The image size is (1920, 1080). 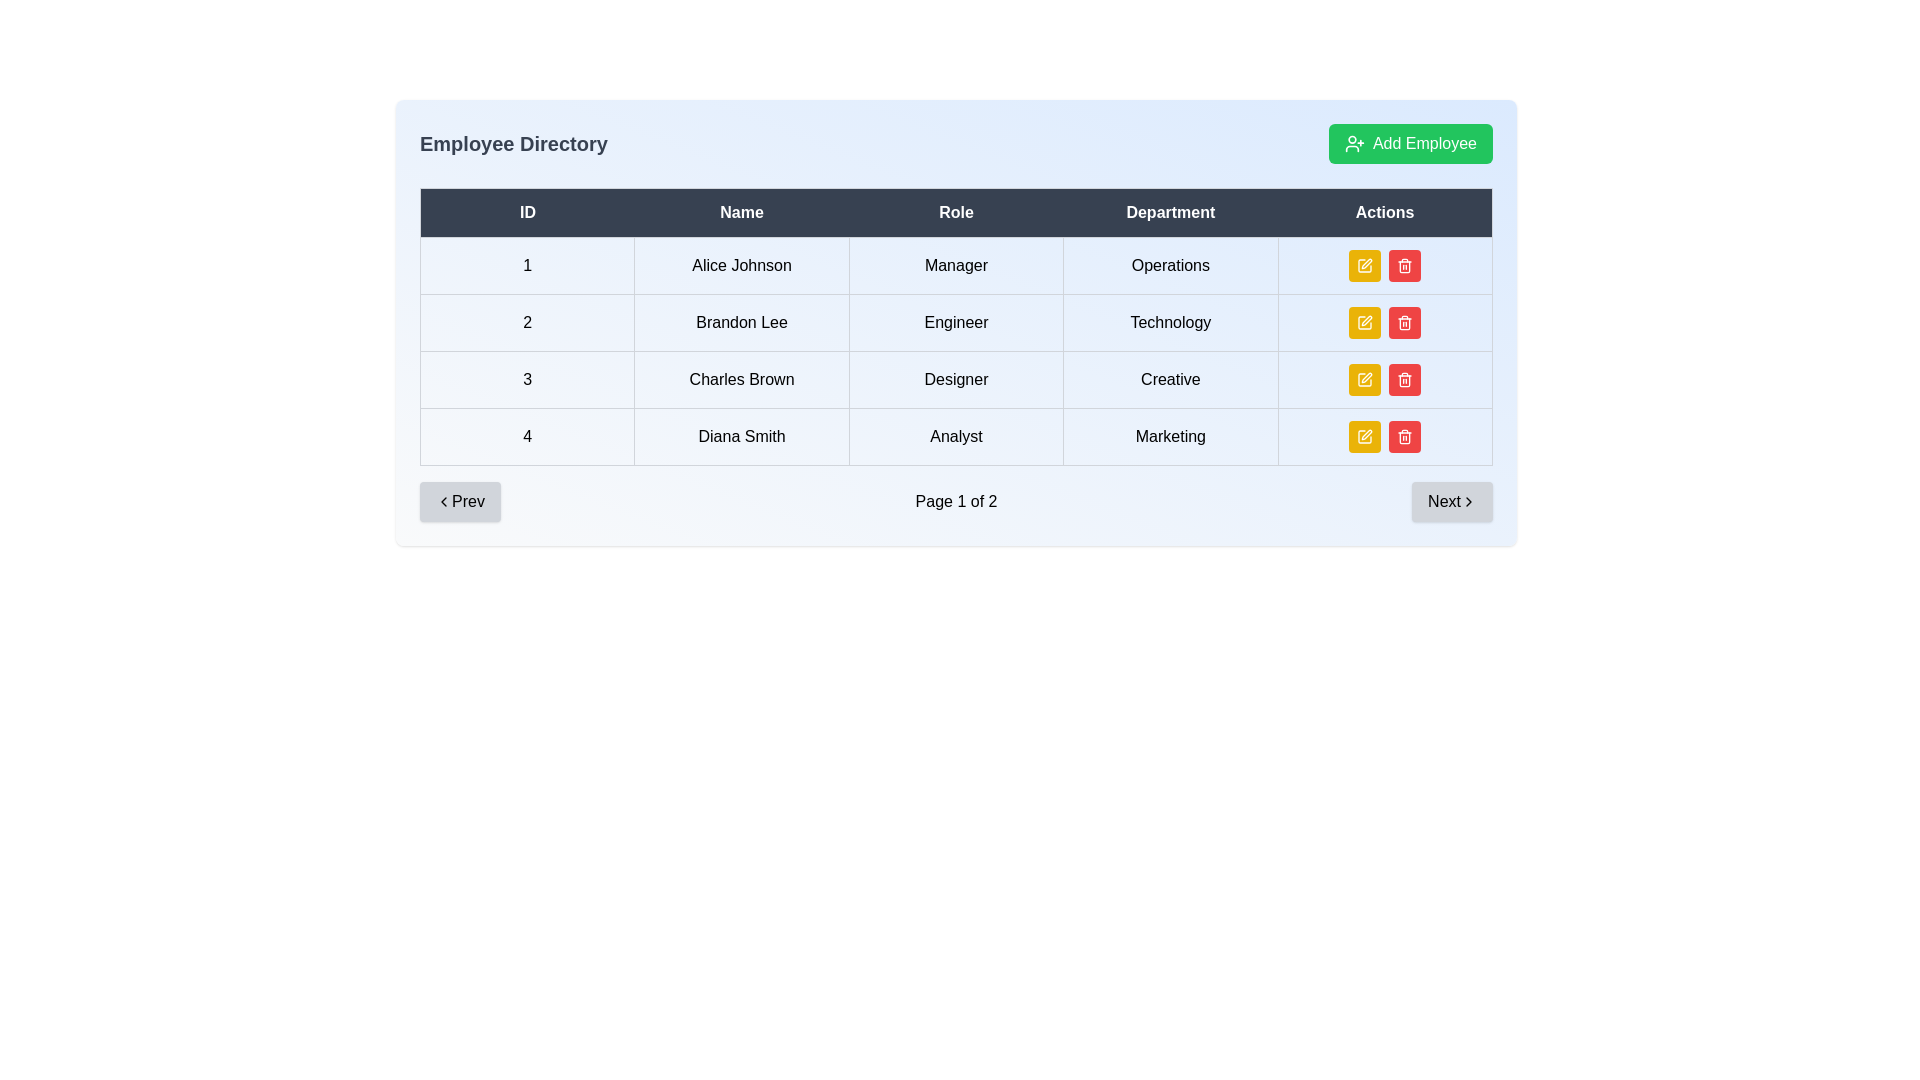 I want to click on the 'Operations' text display cell element in the table layout under the 'Department' column, which corresponds to the row for Alice Johnson as Manager, so click(x=1170, y=265).